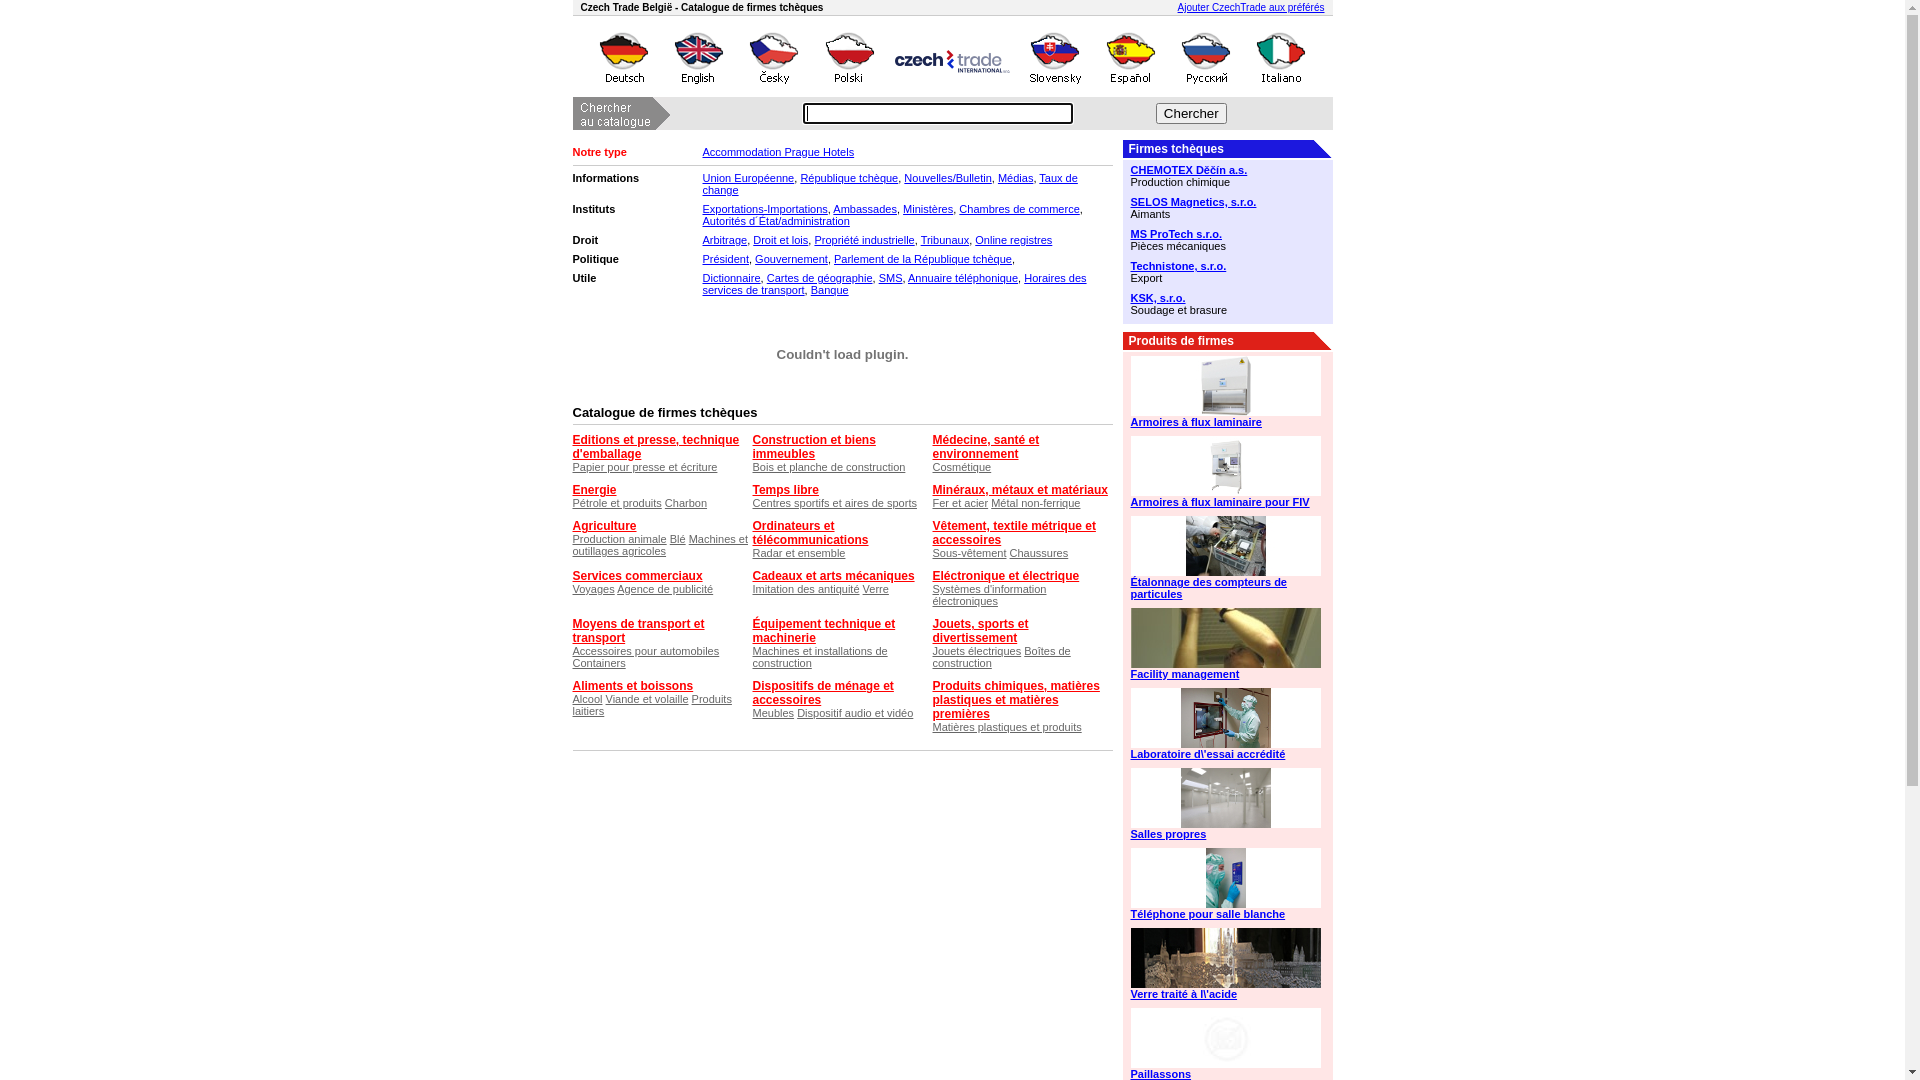 The width and height of the screenshot is (1920, 1080). What do you see at coordinates (875, 588) in the screenshot?
I see `'Verre'` at bounding box center [875, 588].